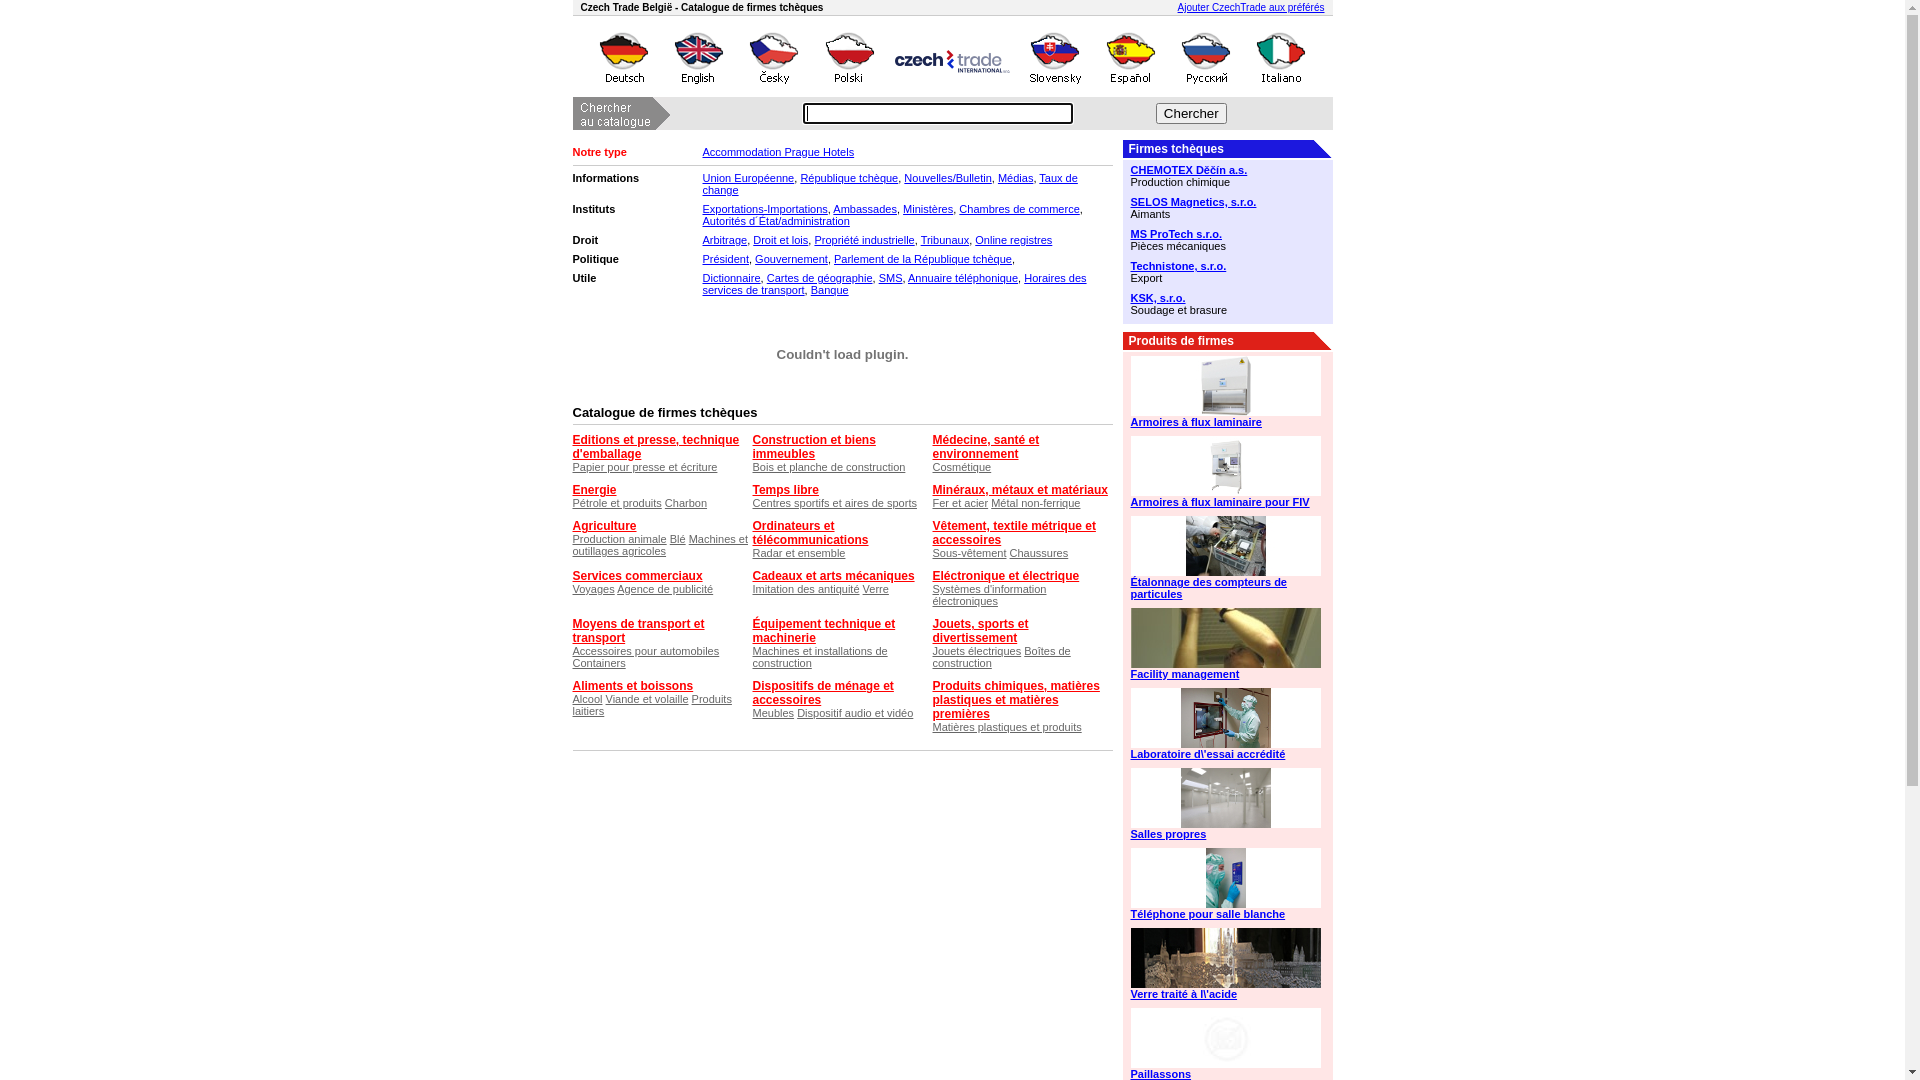 The width and height of the screenshot is (1920, 1080). What do you see at coordinates (875, 588) in the screenshot?
I see `'Verre'` at bounding box center [875, 588].